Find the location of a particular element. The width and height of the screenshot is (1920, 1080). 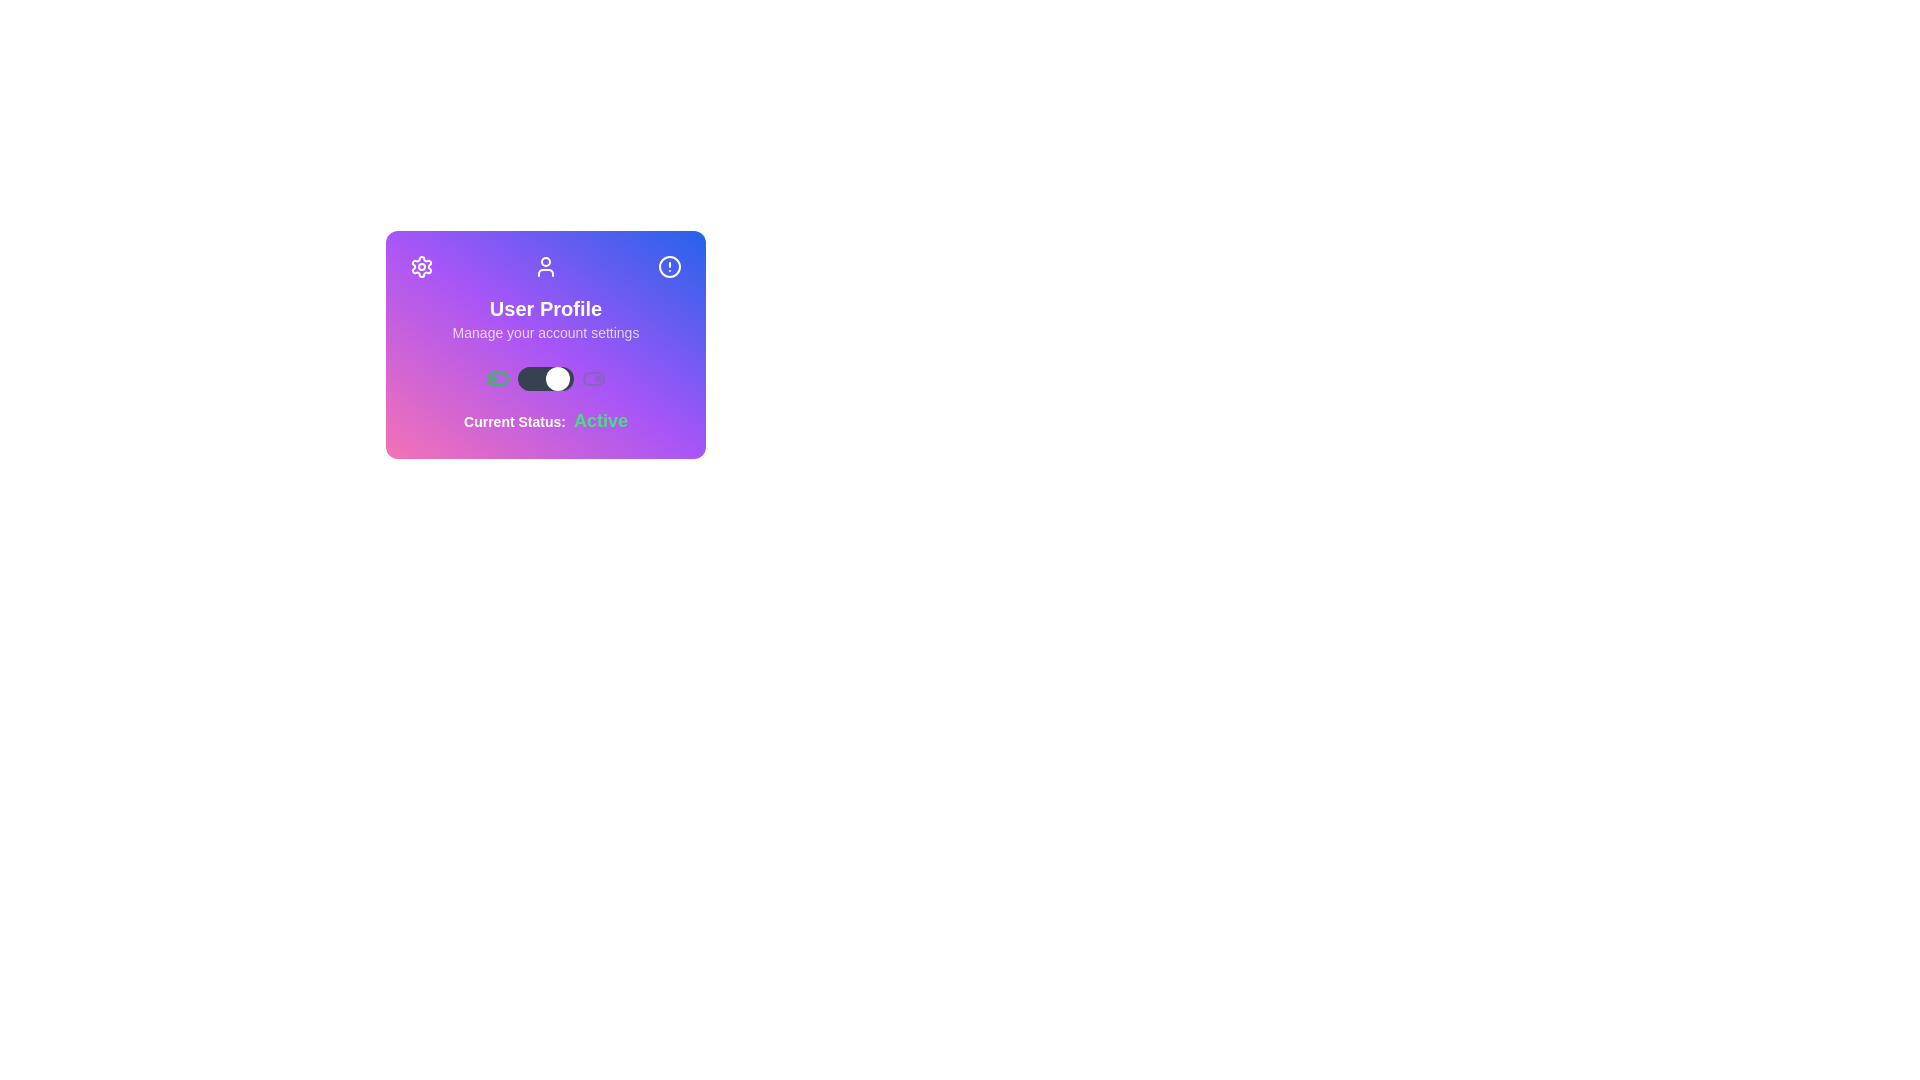

the 'User Profile' text block which contains the bold 'User Profile' and the smaller 'Manage your account settings' text is located at coordinates (546, 318).